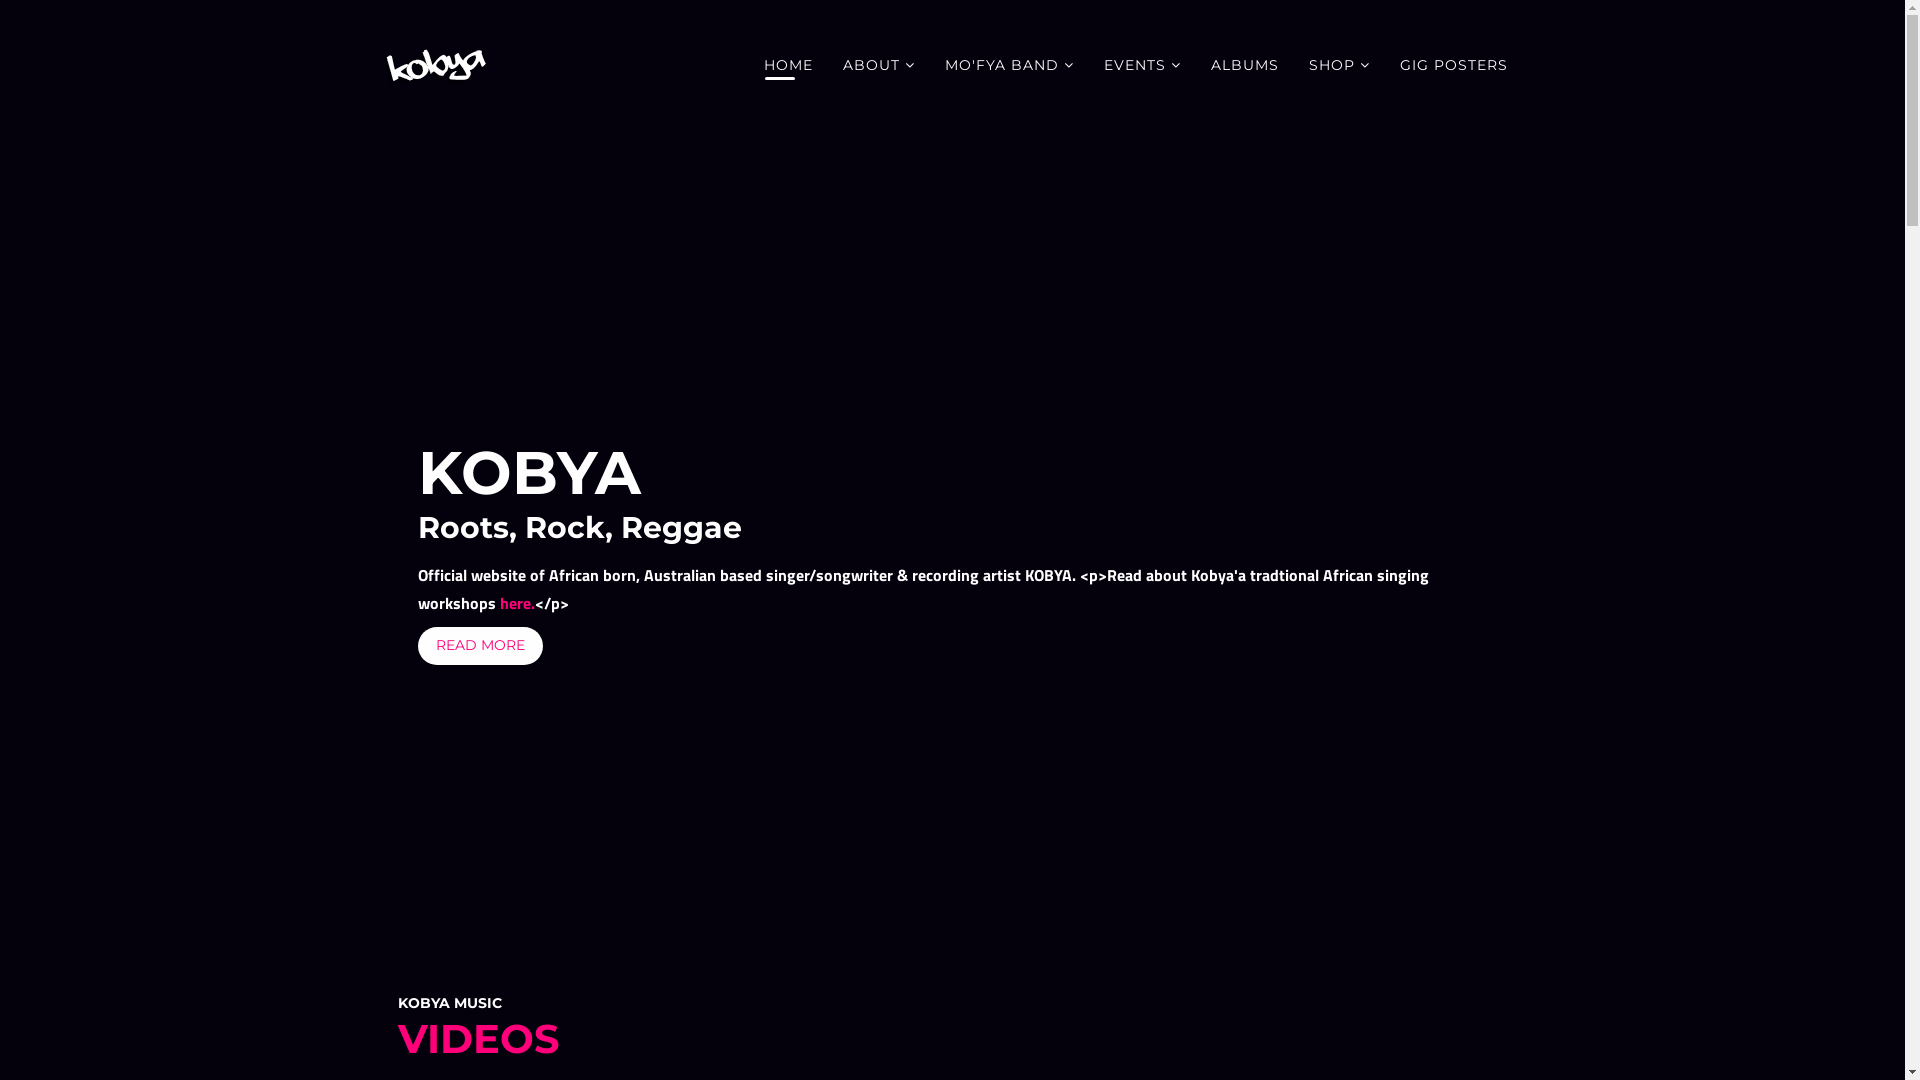  What do you see at coordinates (747, 64) in the screenshot?
I see `'HOME'` at bounding box center [747, 64].